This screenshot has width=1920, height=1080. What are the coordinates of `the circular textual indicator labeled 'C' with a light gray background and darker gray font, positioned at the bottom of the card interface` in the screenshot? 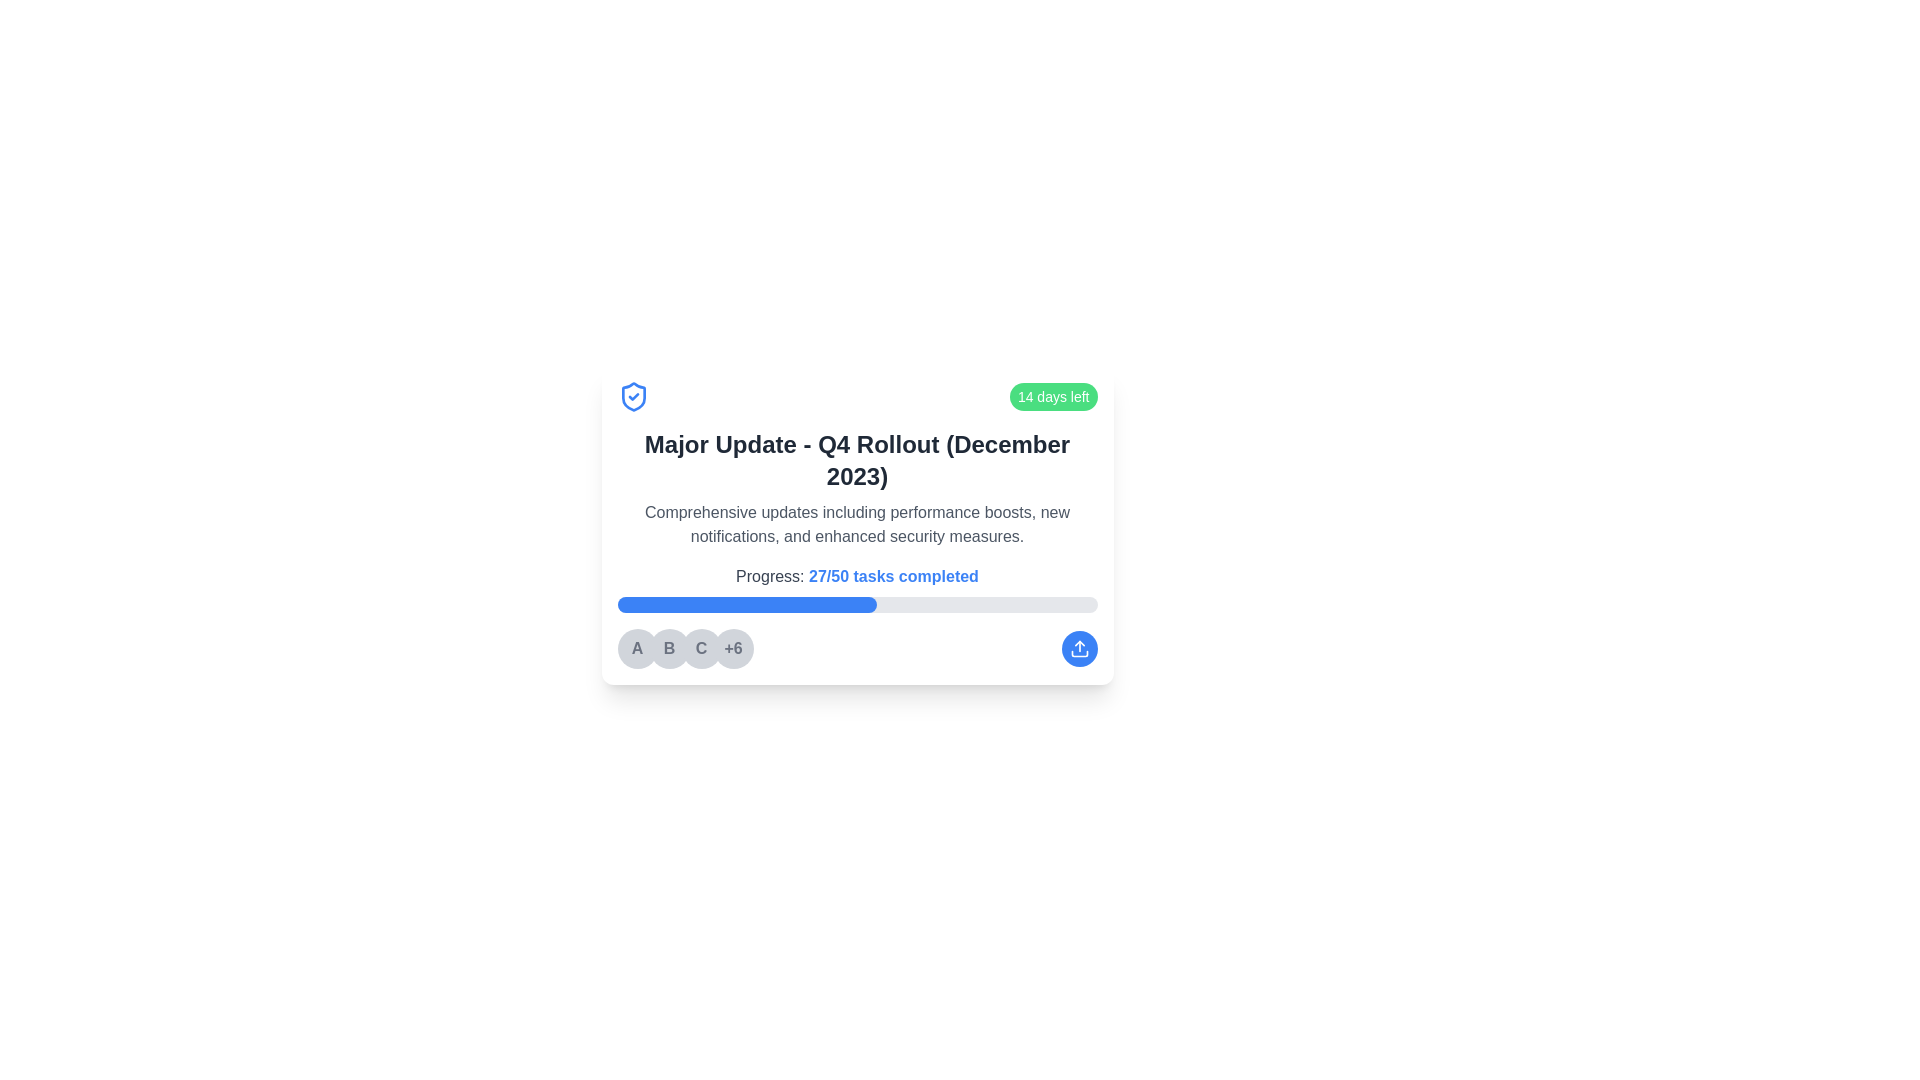 It's located at (701, 648).